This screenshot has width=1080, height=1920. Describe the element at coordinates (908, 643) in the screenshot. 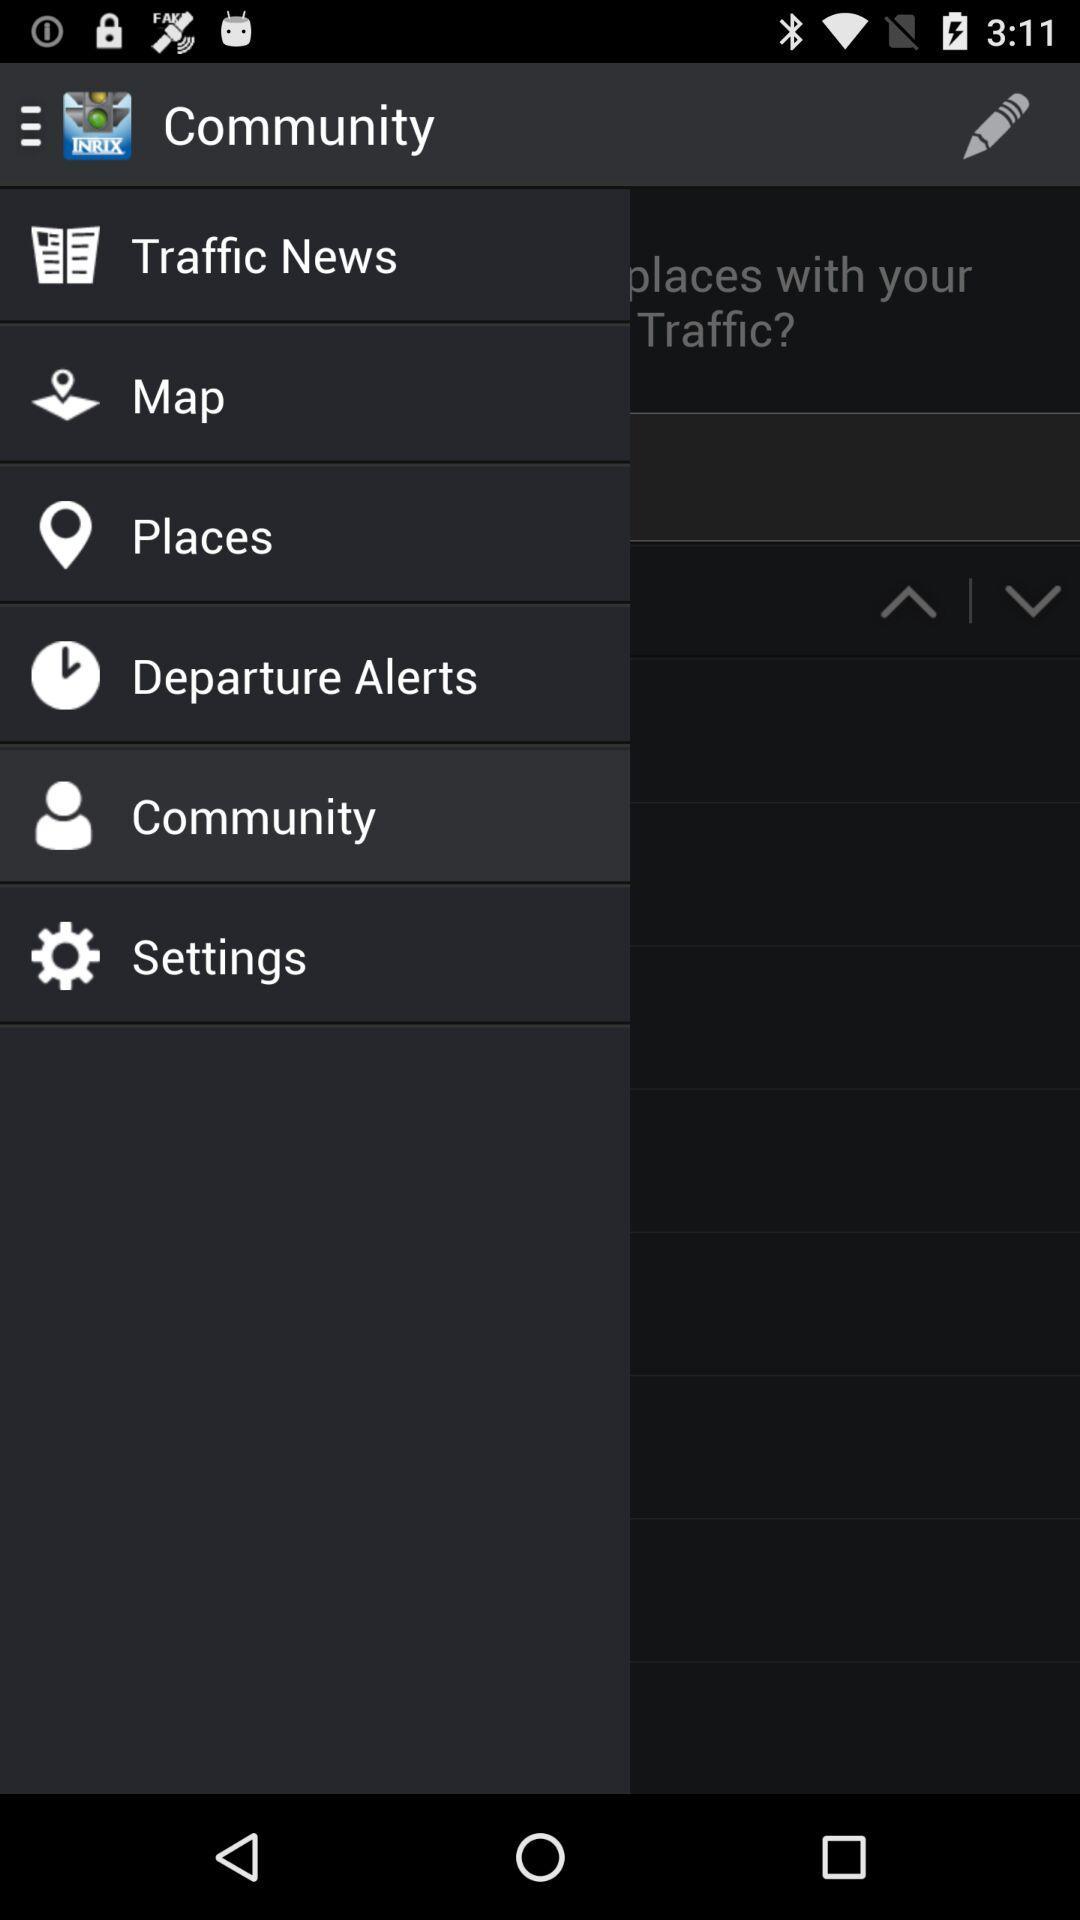

I see `the expand_less icon` at that location.